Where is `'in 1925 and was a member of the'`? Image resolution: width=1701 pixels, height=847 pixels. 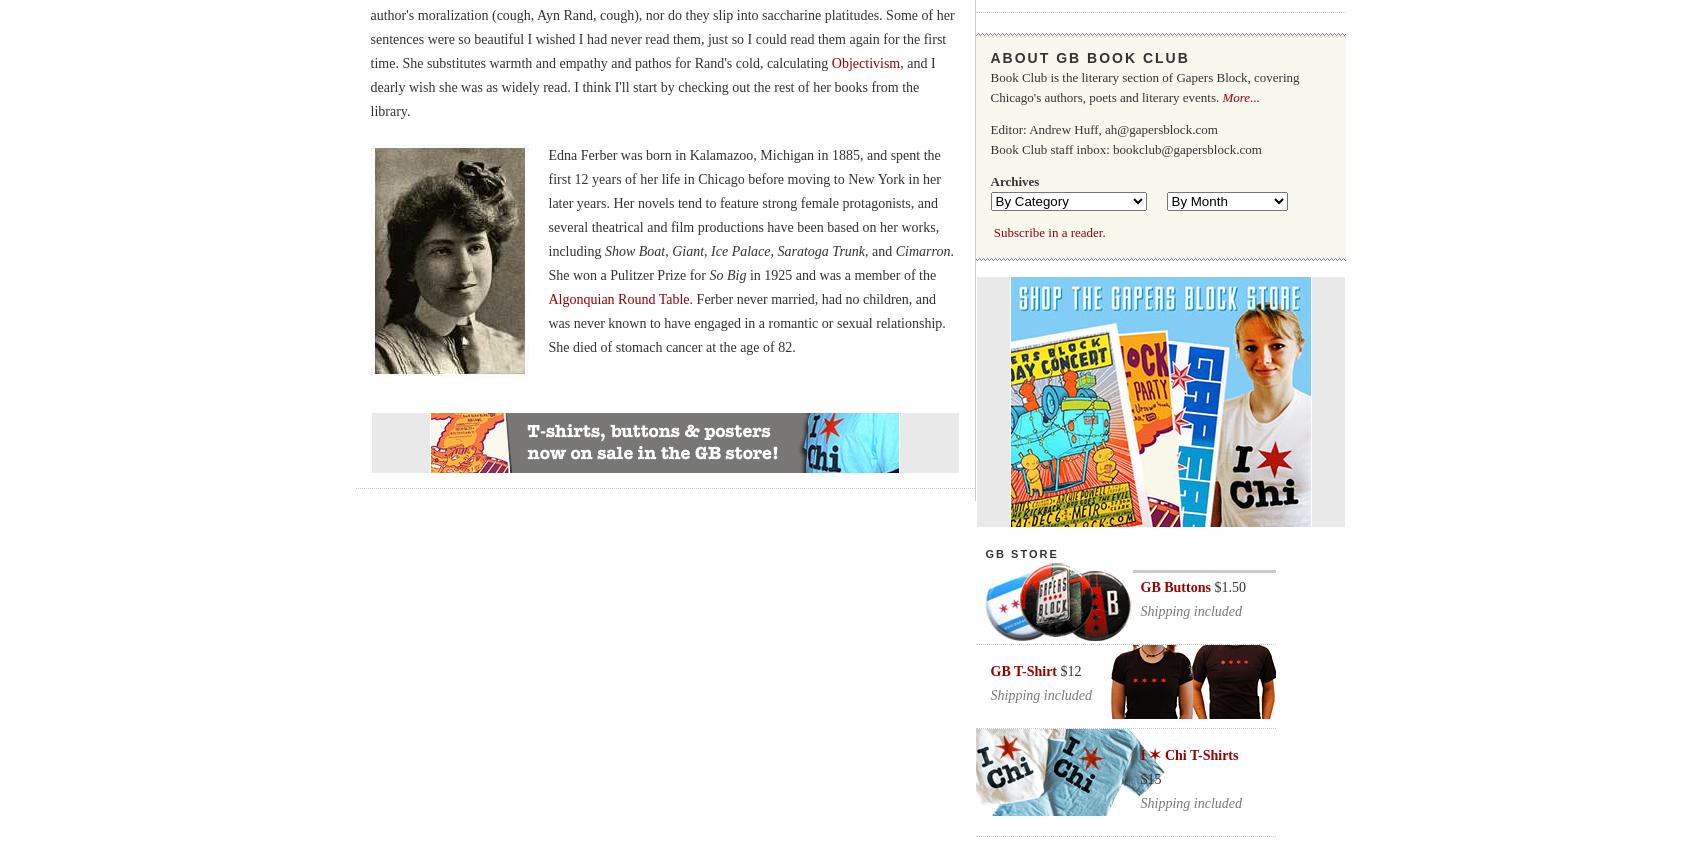
'in 1925 and was a member of the' is located at coordinates (746, 274).